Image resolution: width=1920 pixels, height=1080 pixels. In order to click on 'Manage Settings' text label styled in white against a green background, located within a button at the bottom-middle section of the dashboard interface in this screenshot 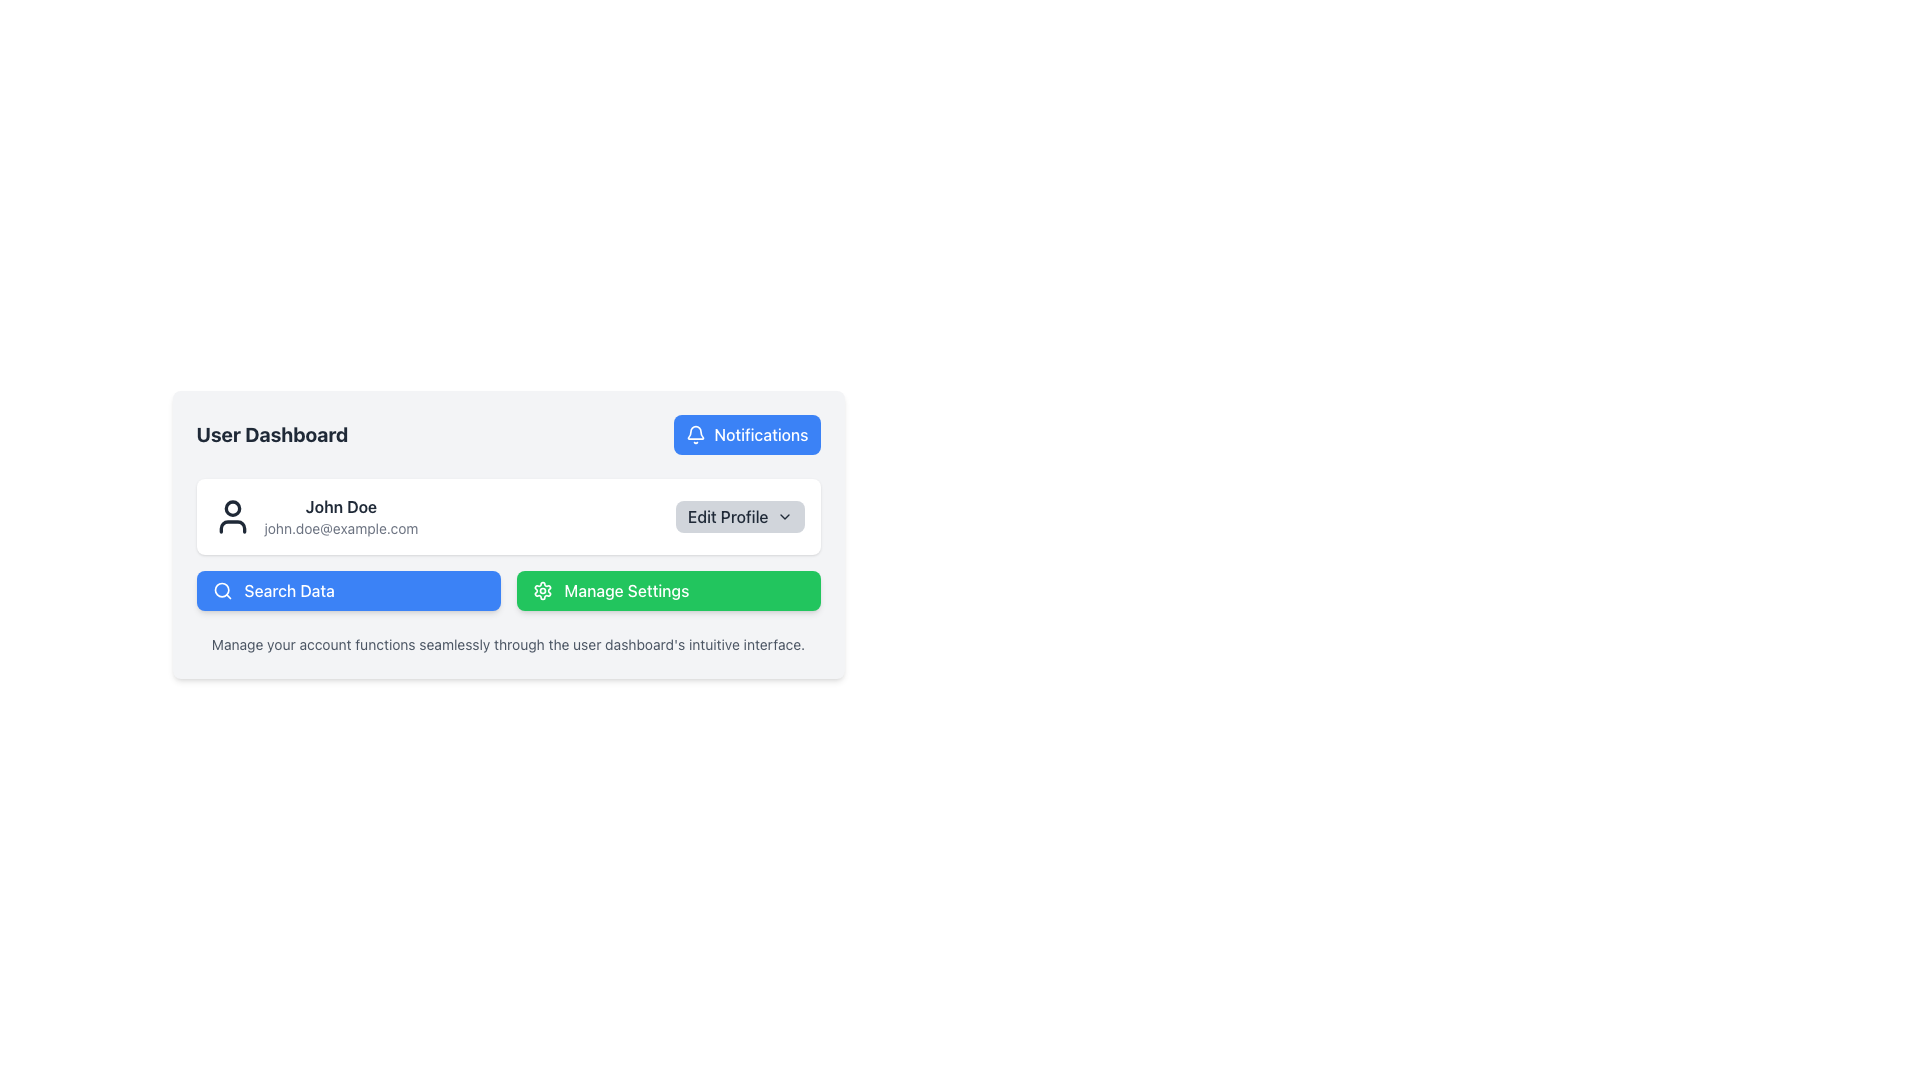, I will do `click(625, 589)`.